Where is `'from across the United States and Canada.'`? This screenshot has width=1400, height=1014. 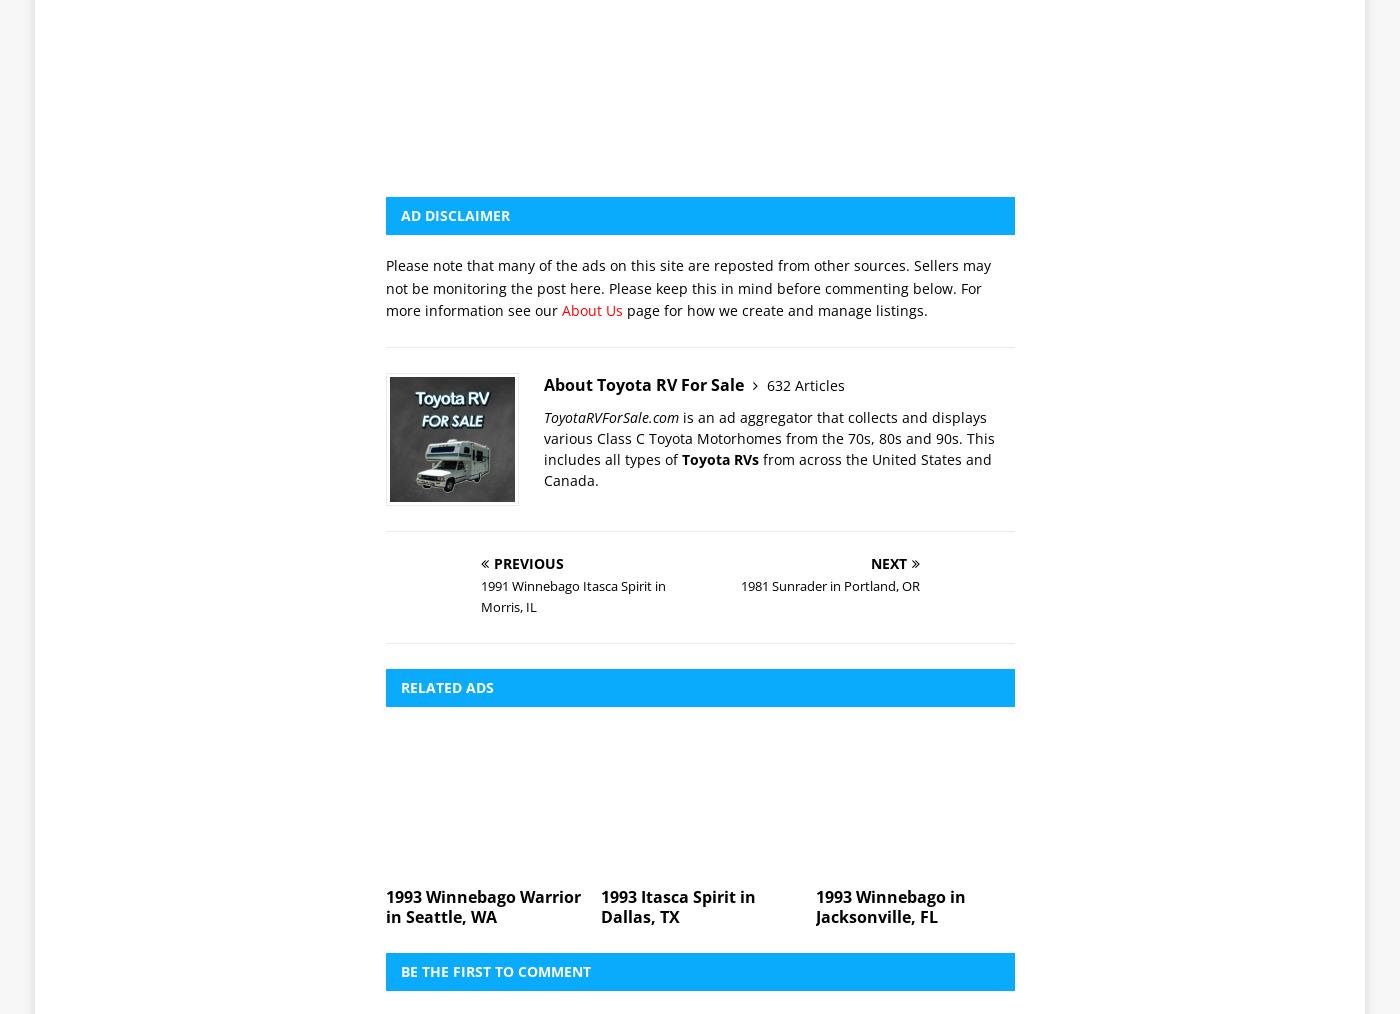
'from across the United States and Canada.' is located at coordinates (768, 189).